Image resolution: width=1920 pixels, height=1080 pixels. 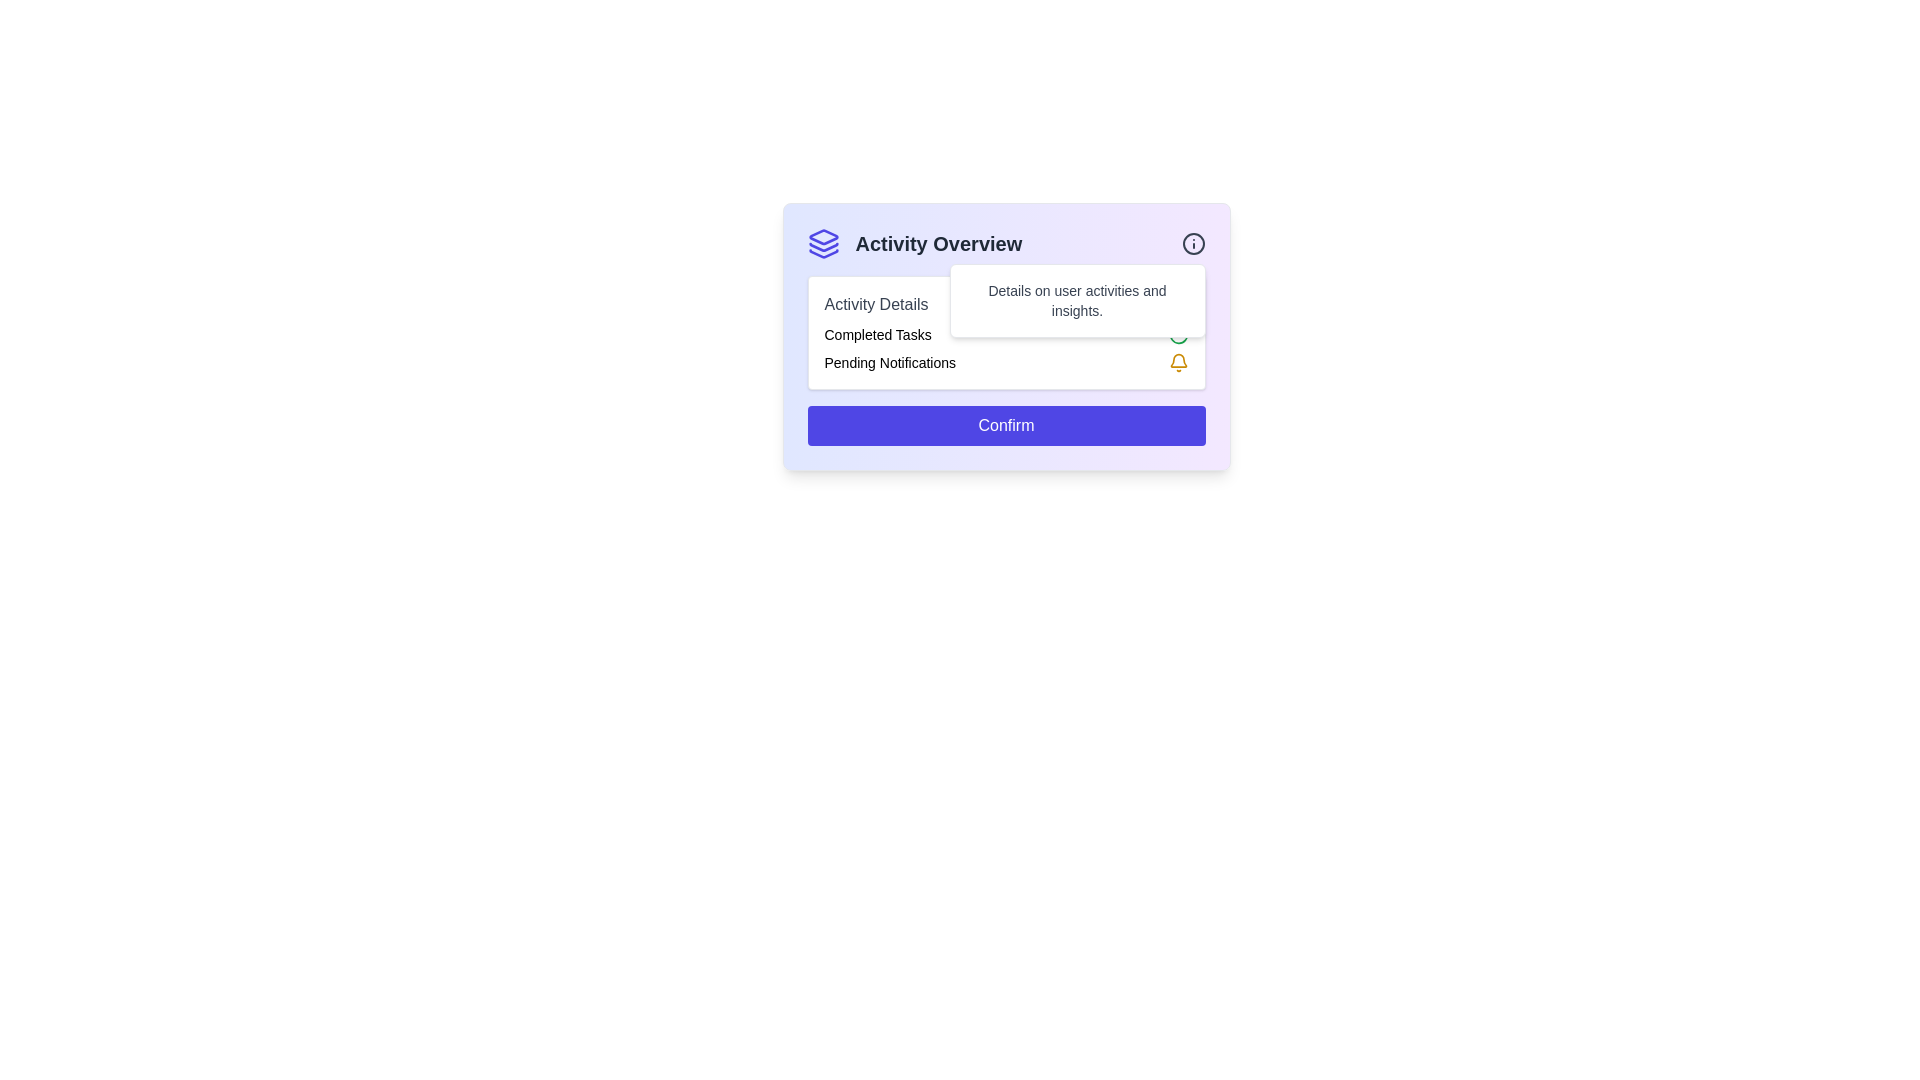 What do you see at coordinates (823, 242) in the screenshot?
I see `the stylized blue icon located to the left of the 'Activity Overview' heading, positioned at the top-left corner of the section` at bounding box center [823, 242].